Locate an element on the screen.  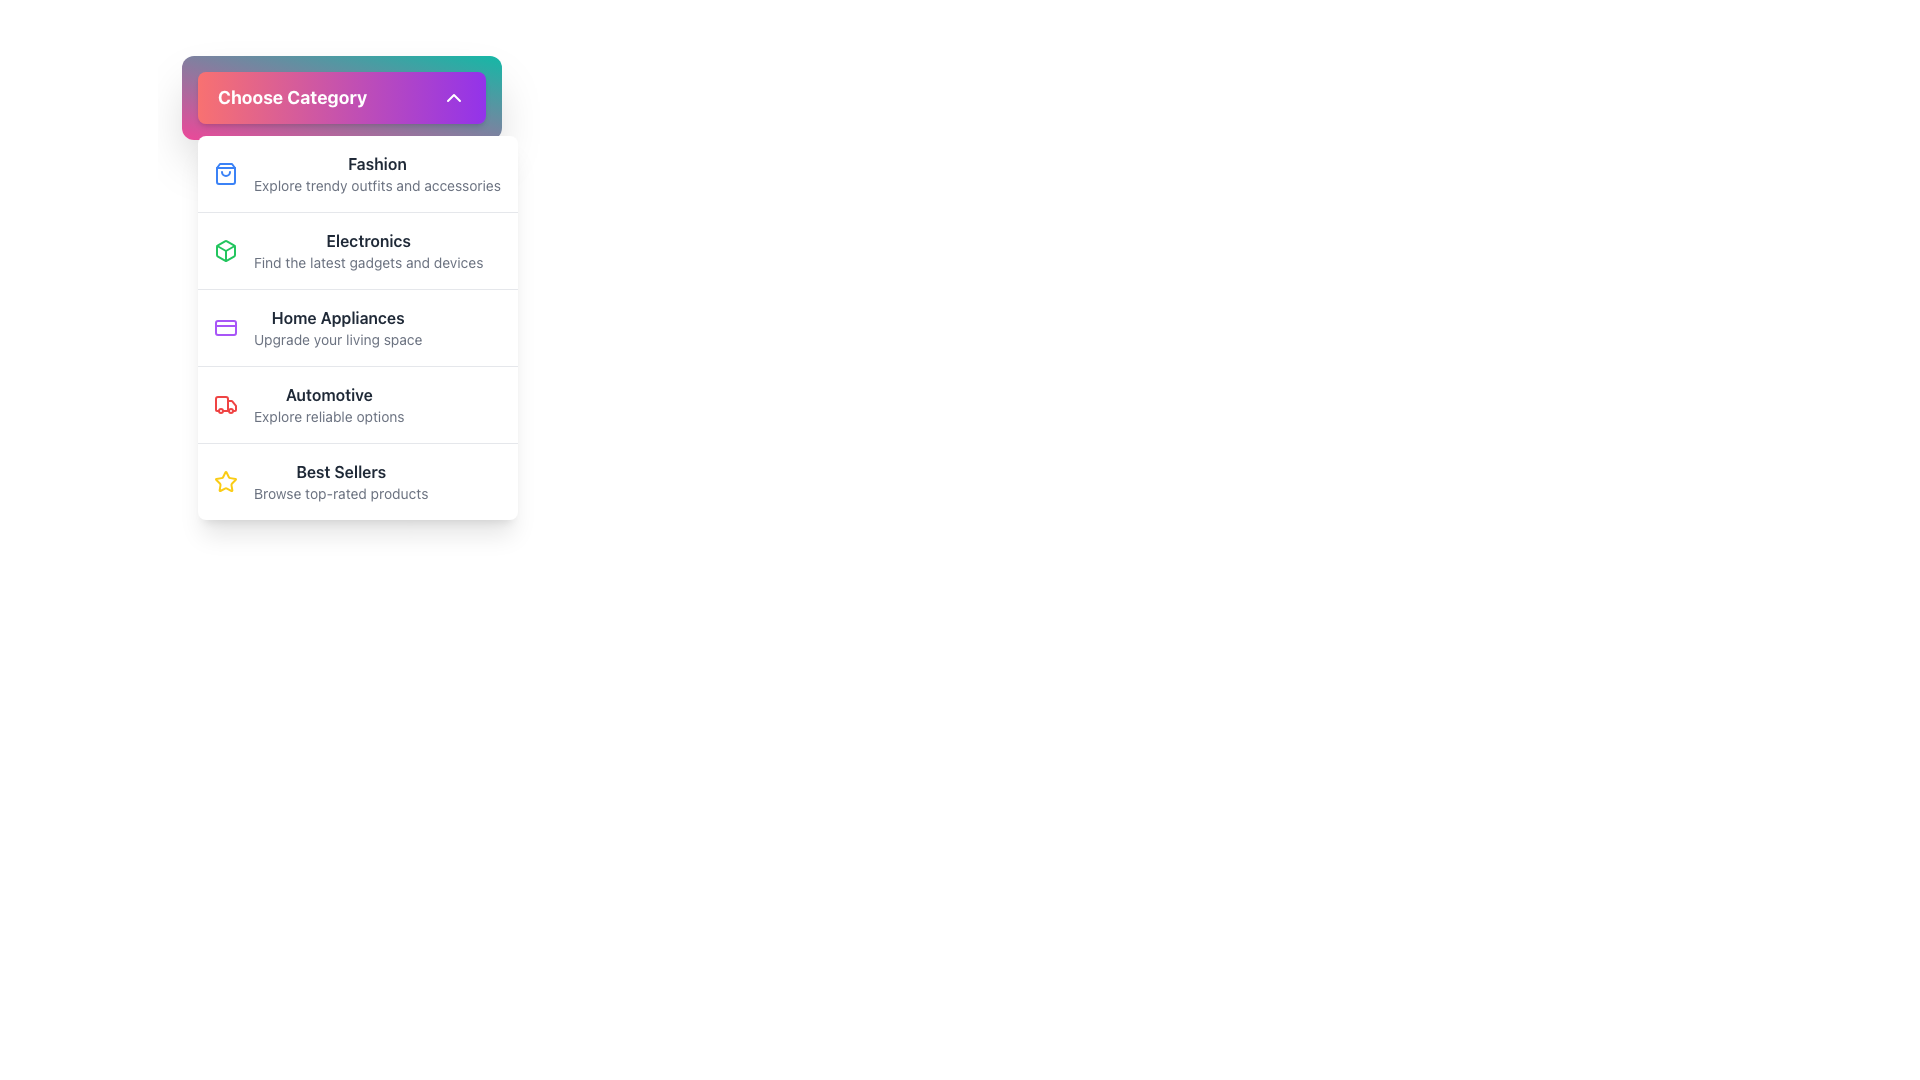
the bright gradient rectangular button labeled 'Choose Category' is located at coordinates (341, 97).